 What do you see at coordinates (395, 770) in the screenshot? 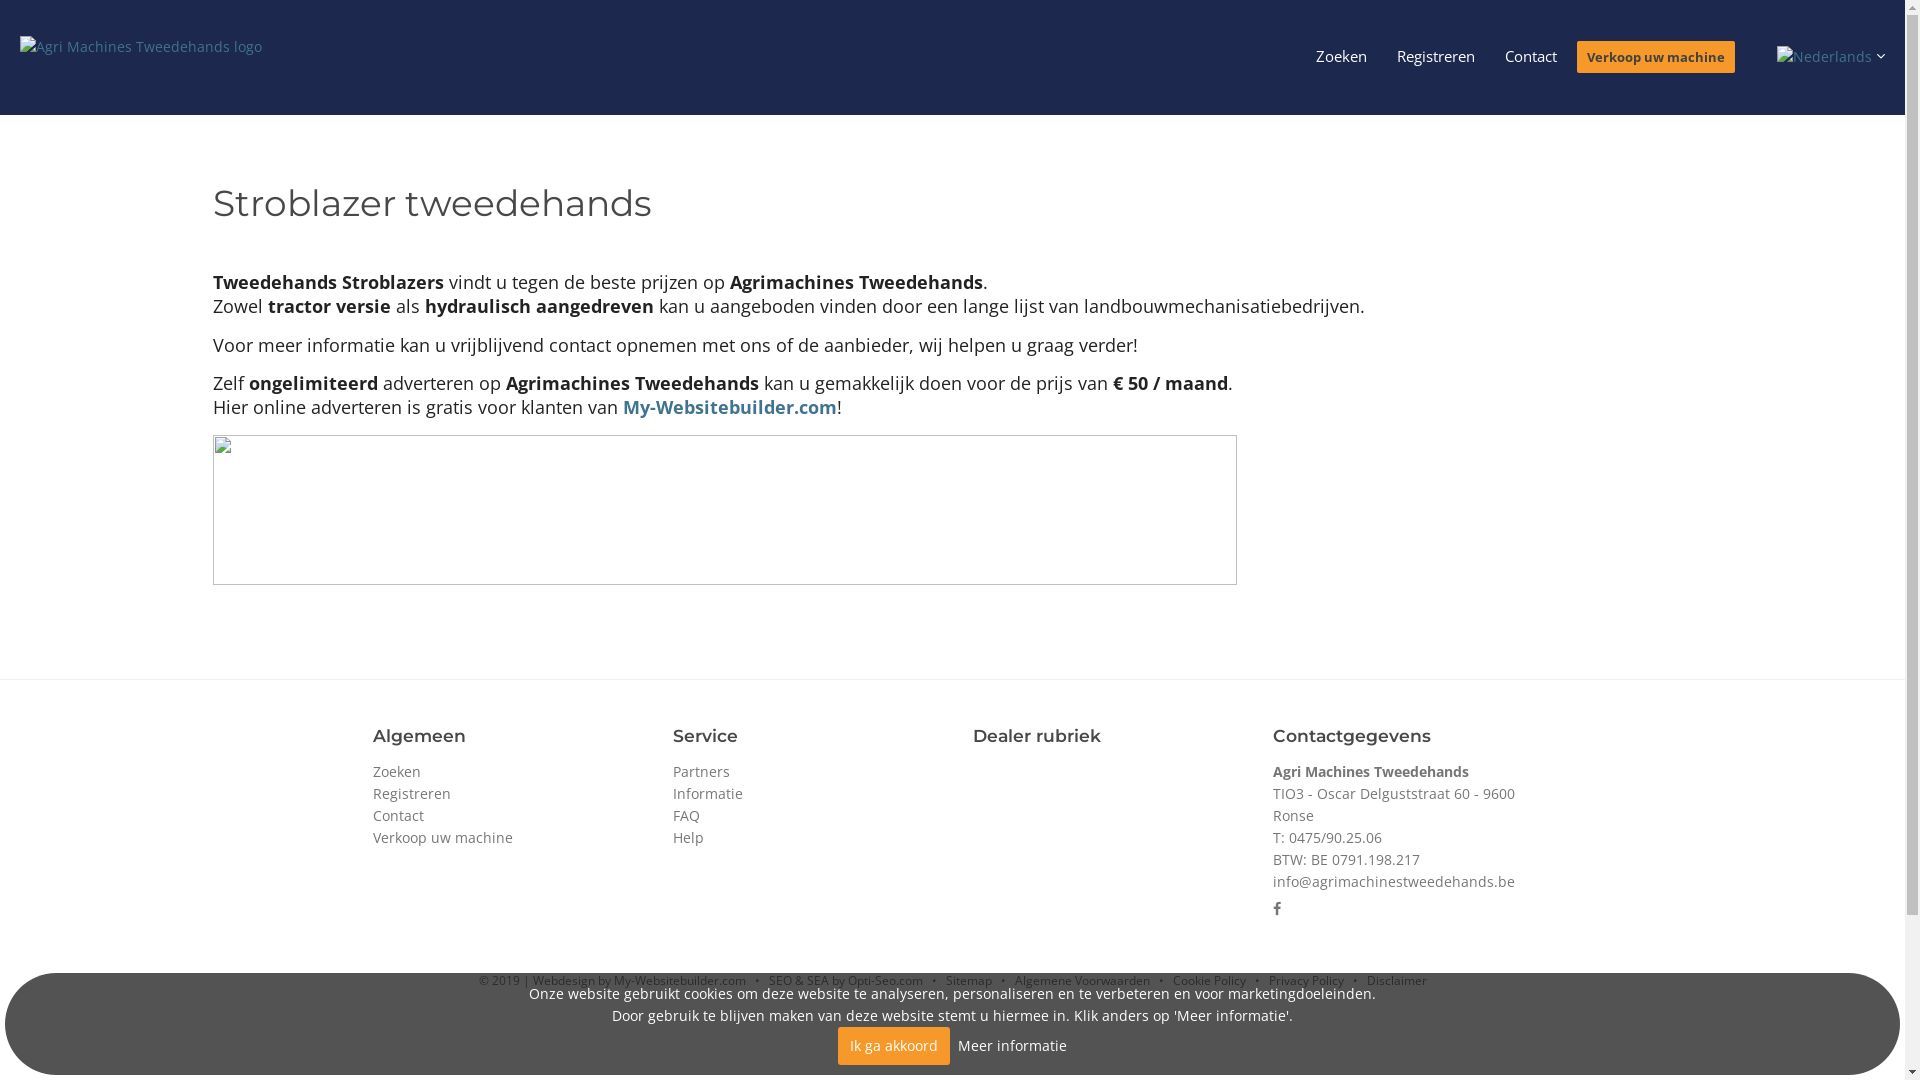
I see `'Zoeken'` at bounding box center [395, 770].